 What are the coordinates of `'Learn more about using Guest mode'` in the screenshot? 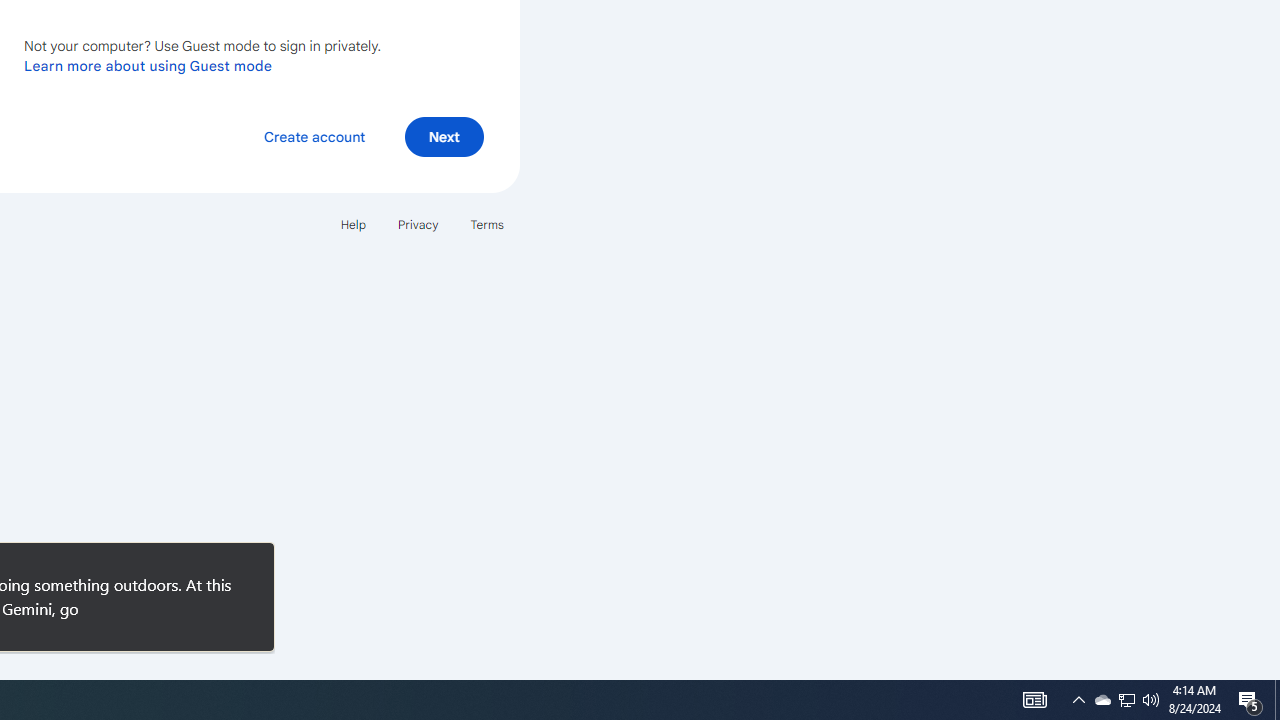 It's located at (147, 64).